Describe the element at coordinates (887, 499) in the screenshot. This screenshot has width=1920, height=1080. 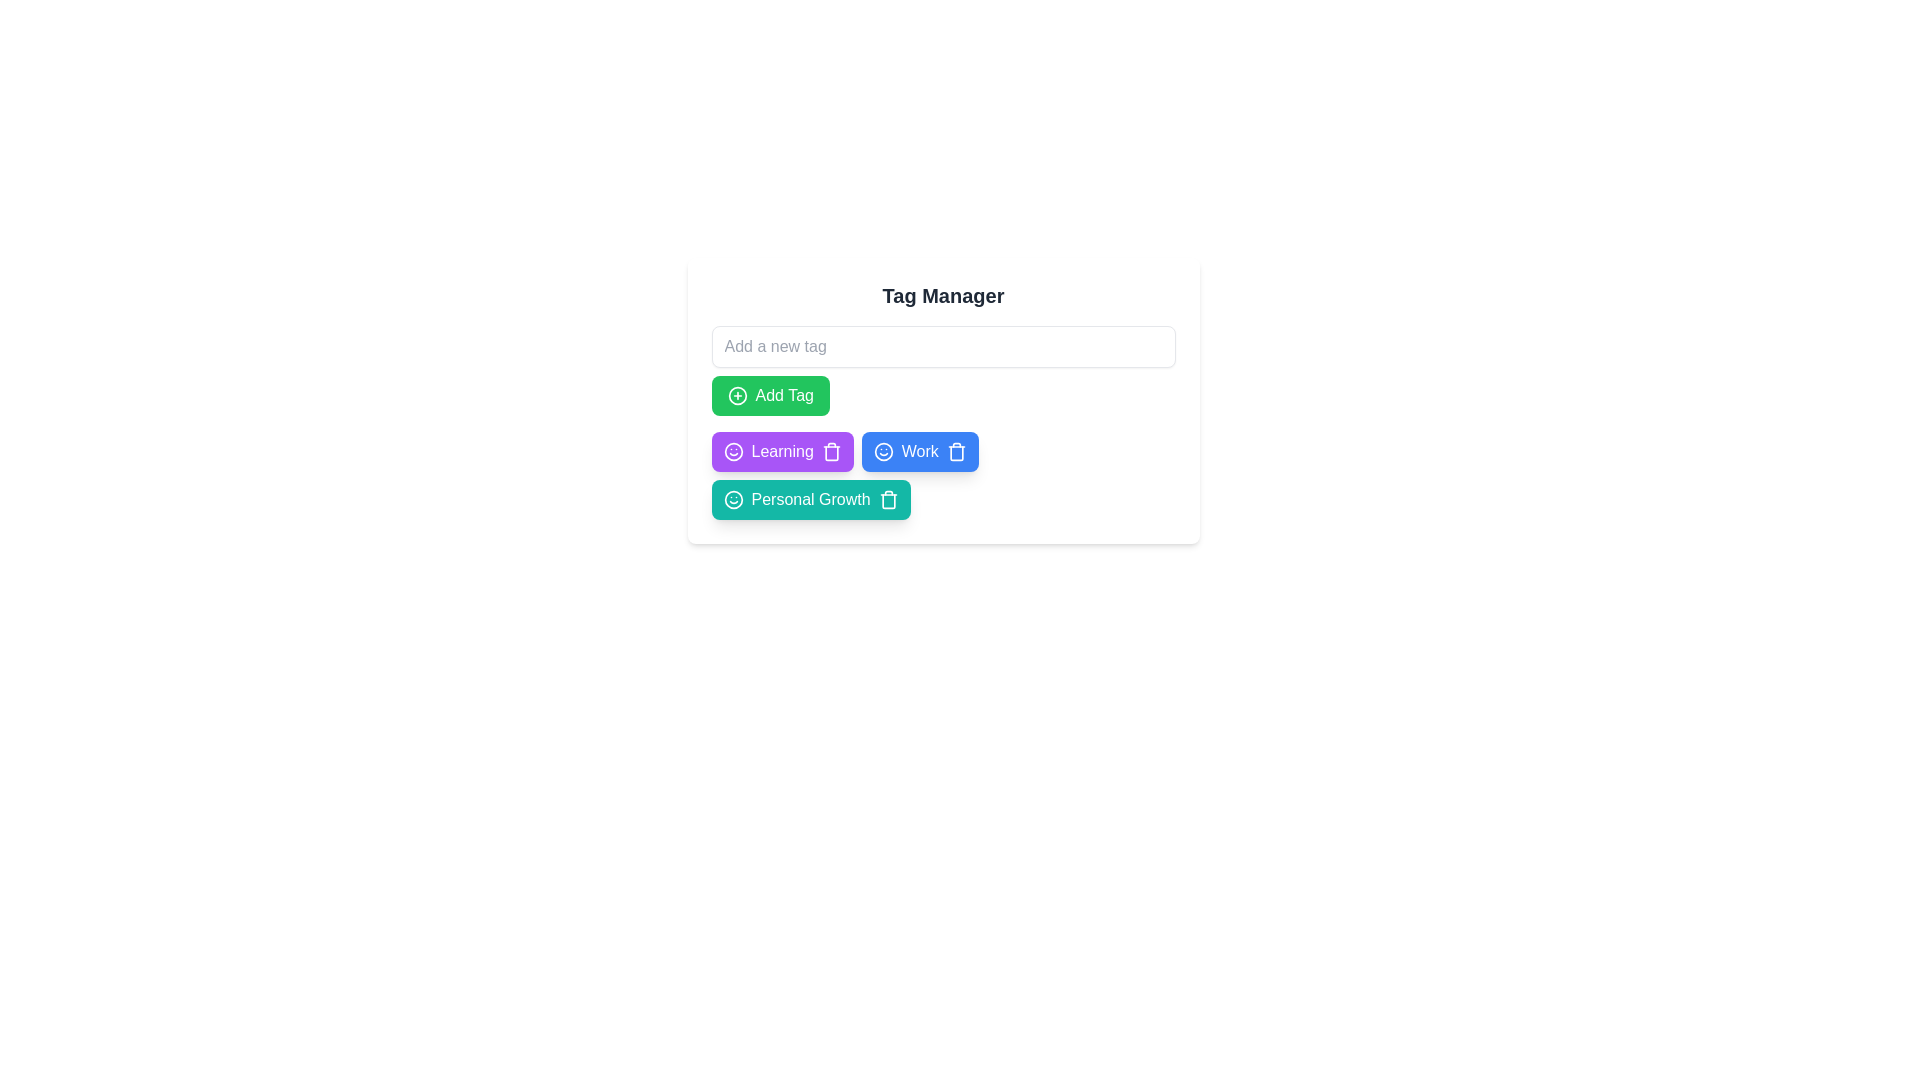
I see `trash icon of the tag labeled Personal Growth to delete it` at that location.